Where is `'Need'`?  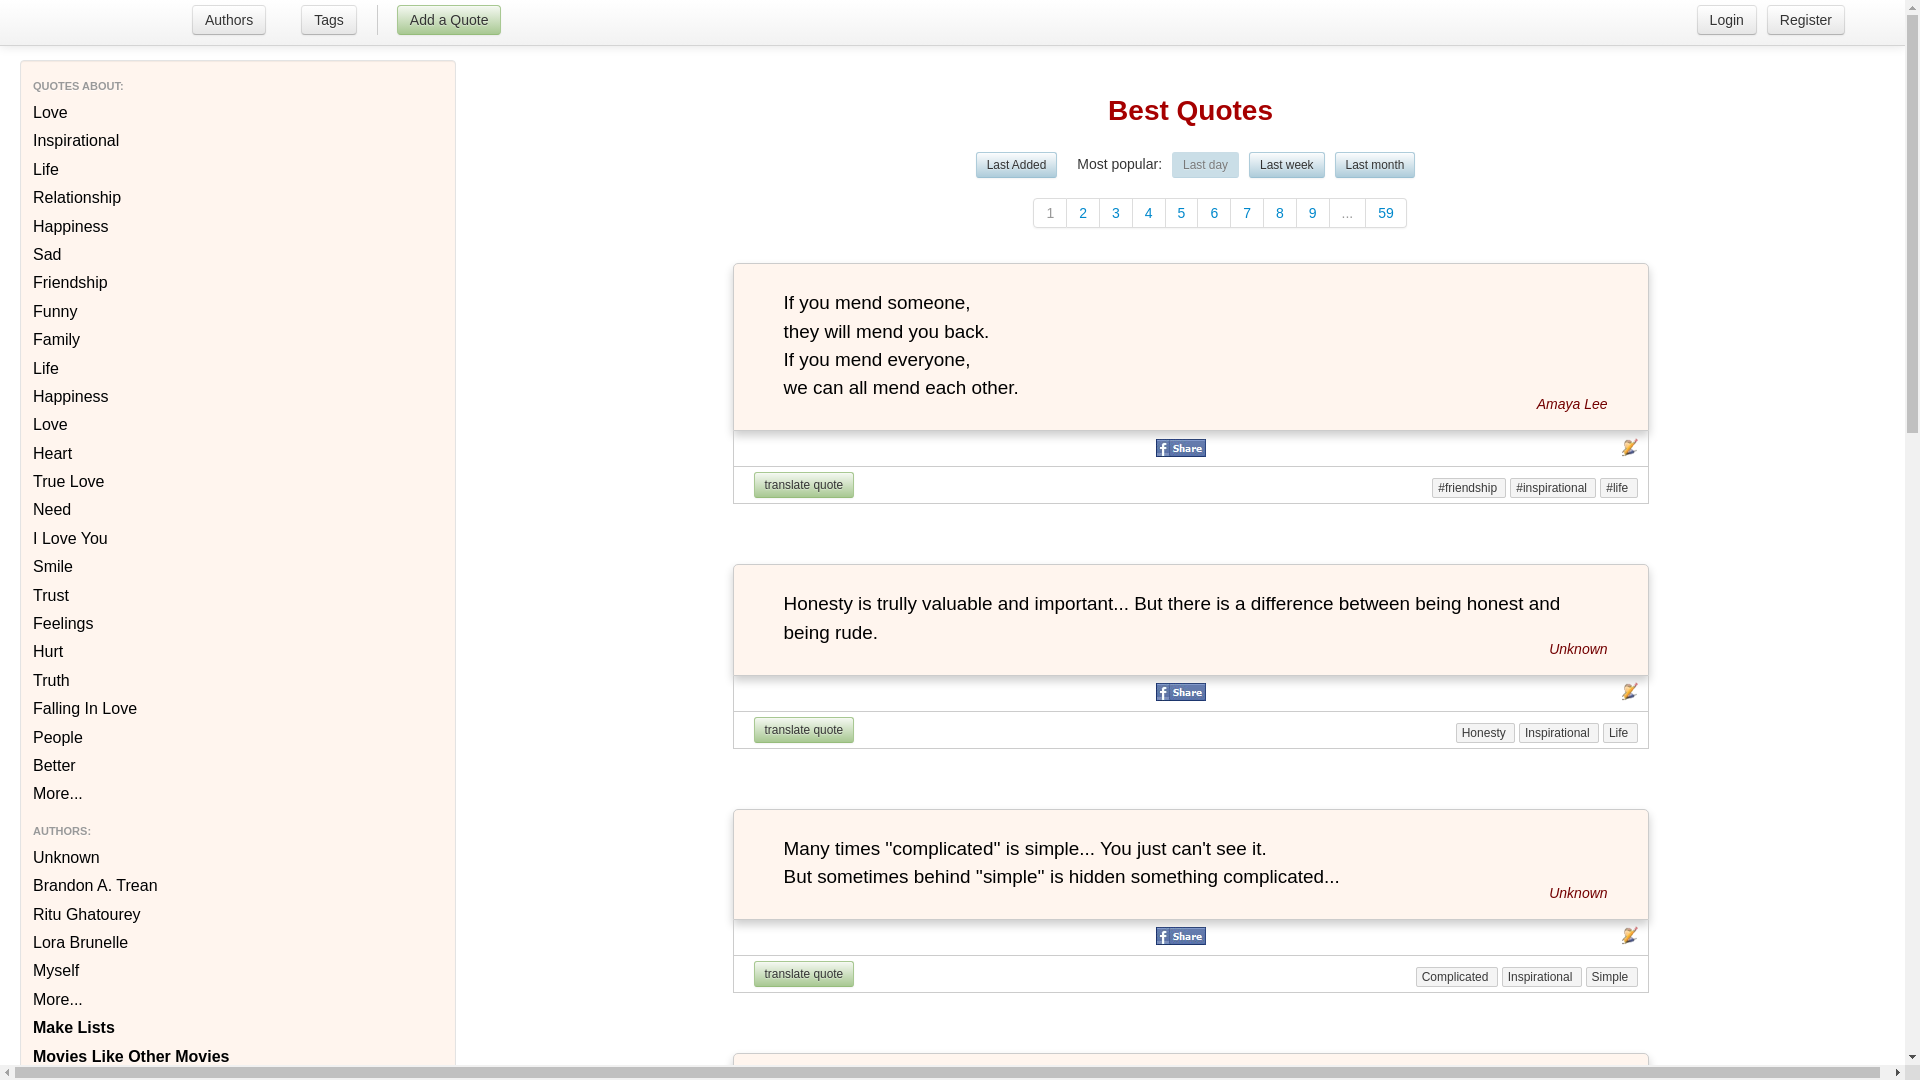
'Need' is located at coordinates (18, 508).